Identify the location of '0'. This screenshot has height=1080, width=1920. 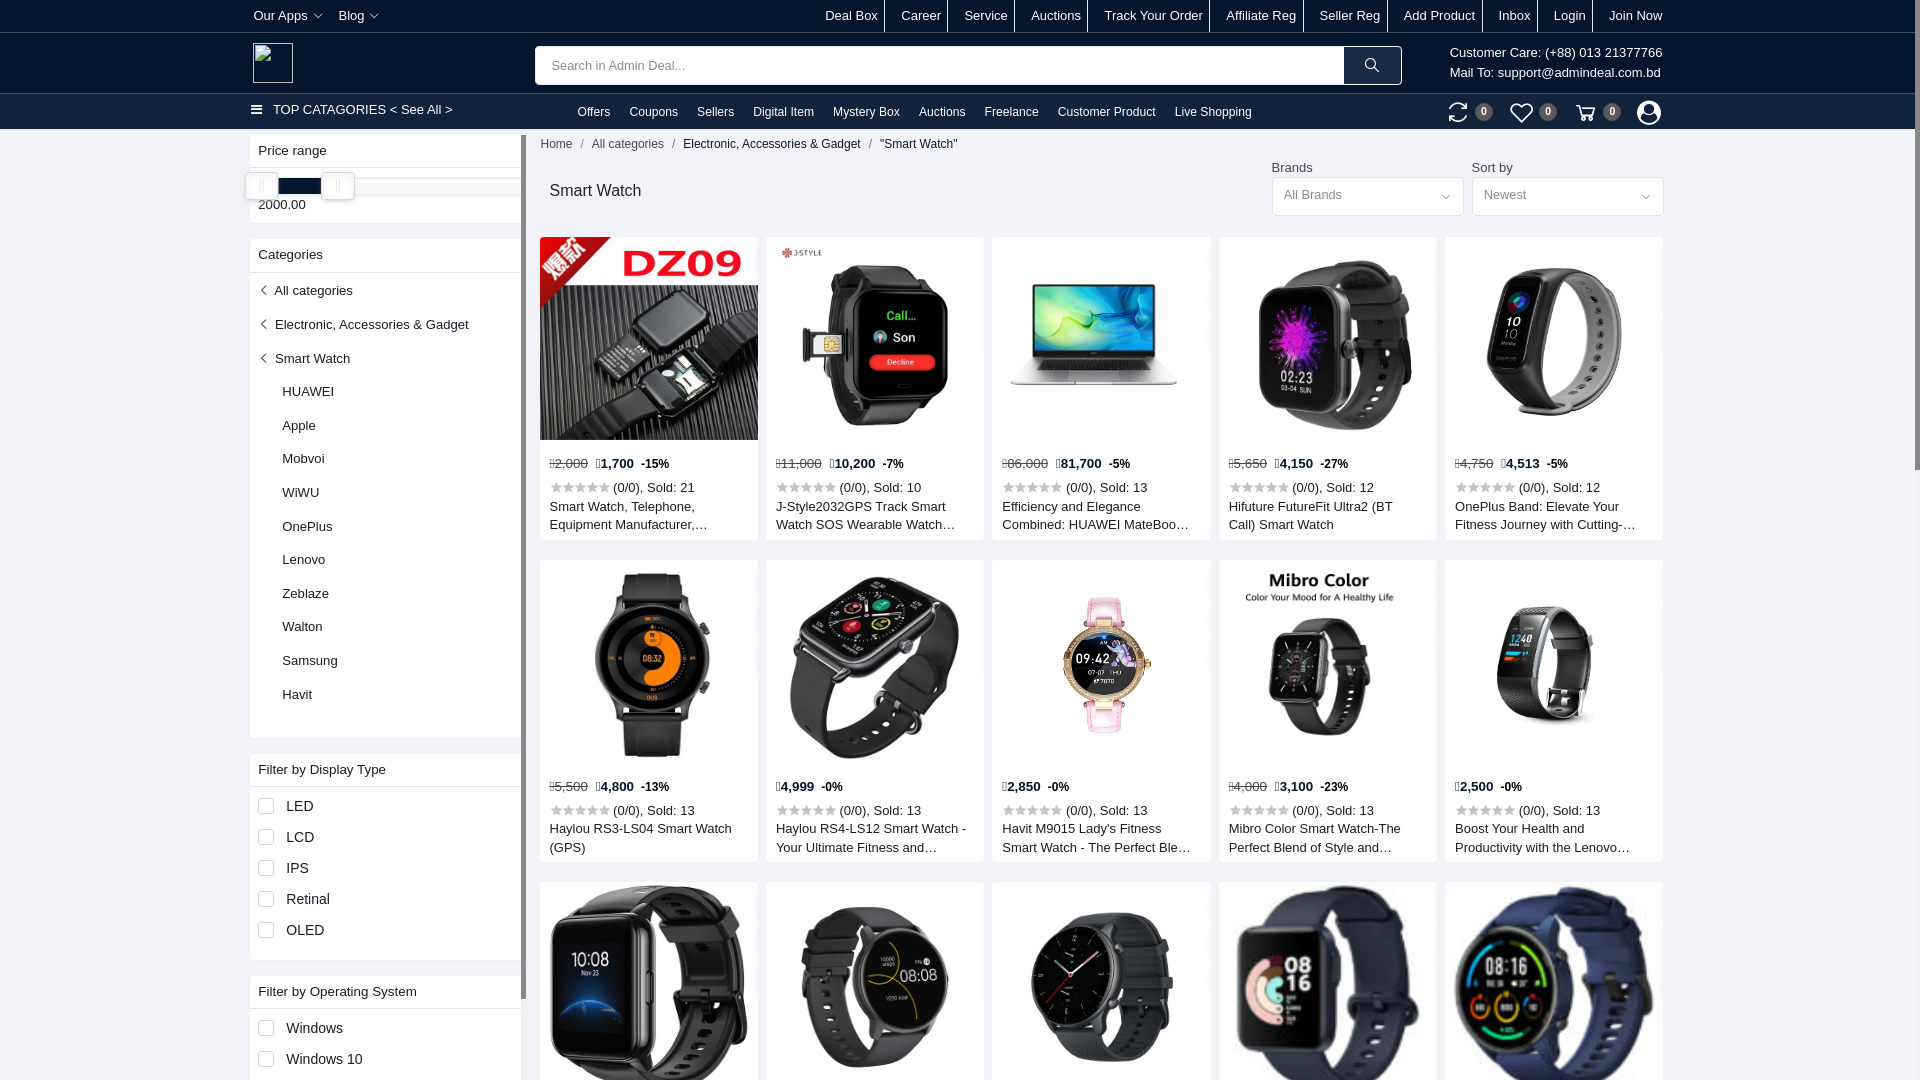
(1596, 111).